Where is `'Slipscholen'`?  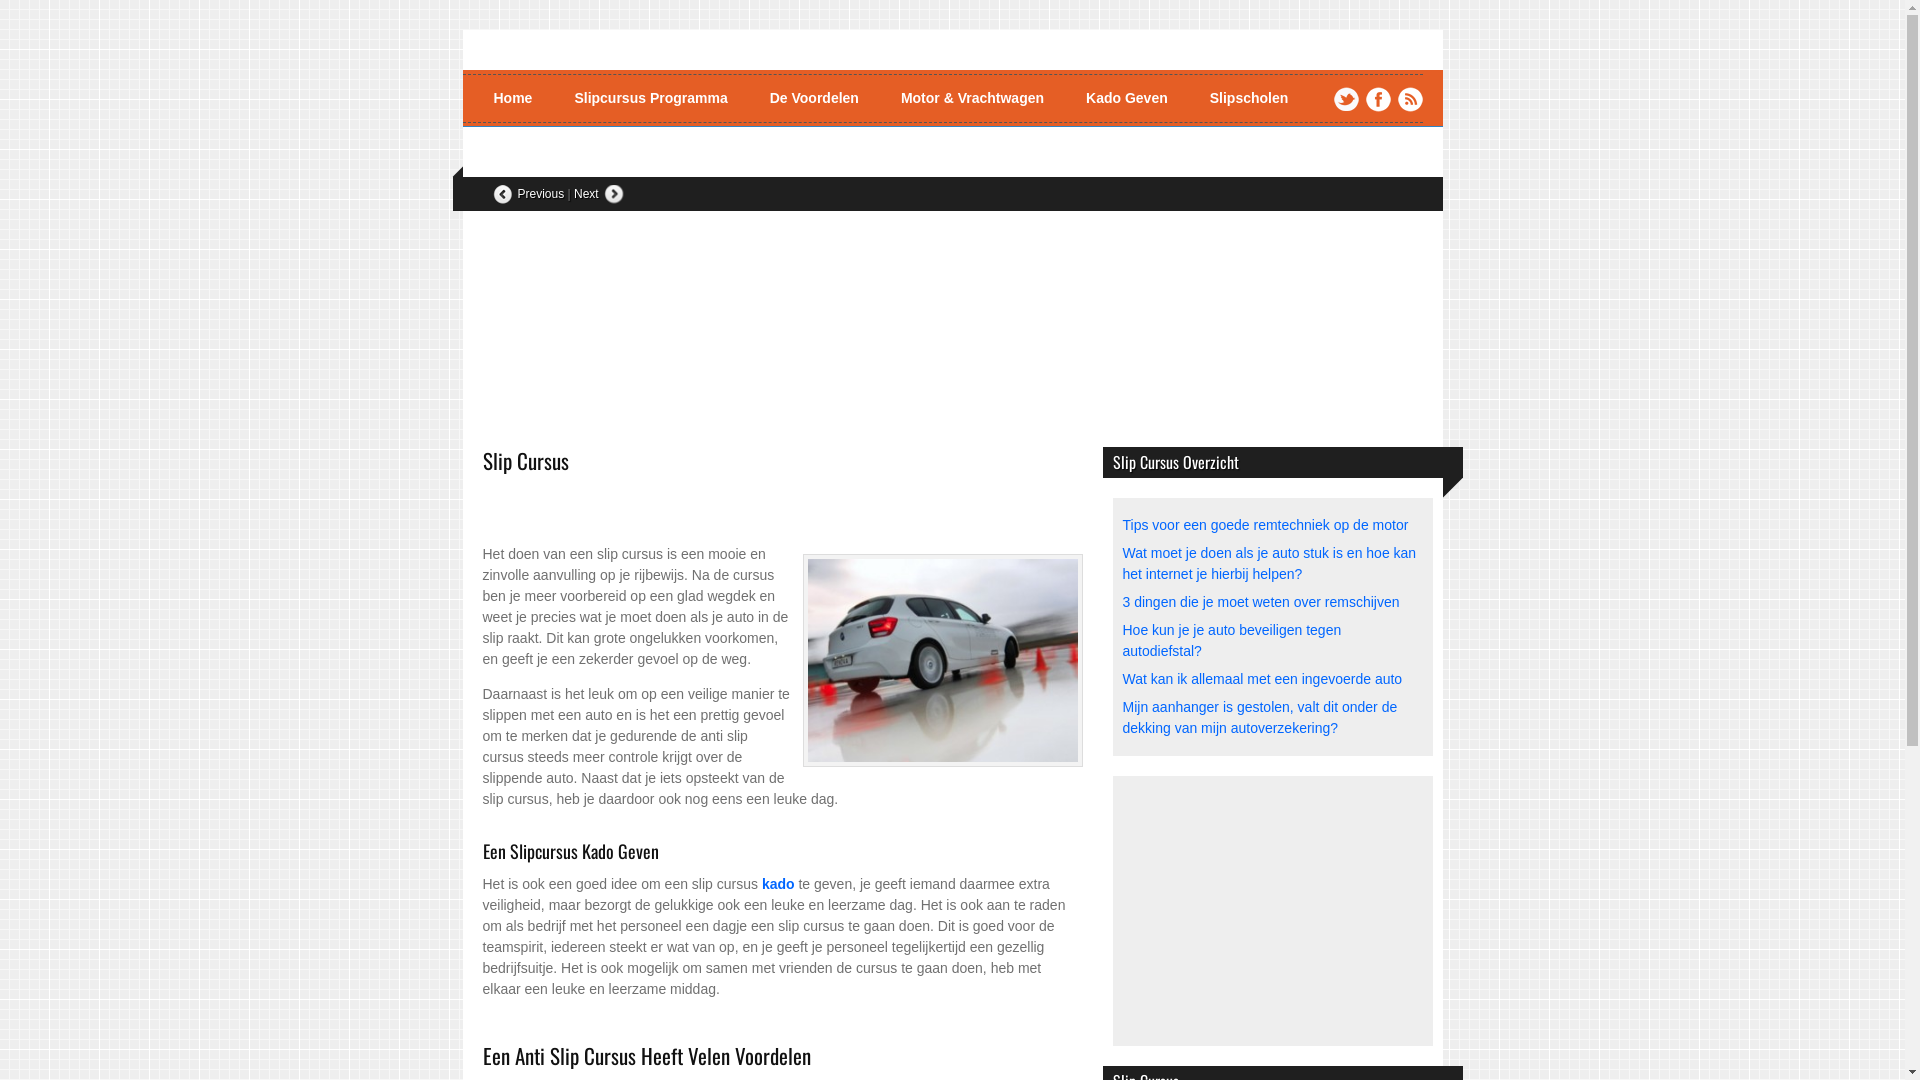 'Slipscholen' is located at coordinates (1248, 98).